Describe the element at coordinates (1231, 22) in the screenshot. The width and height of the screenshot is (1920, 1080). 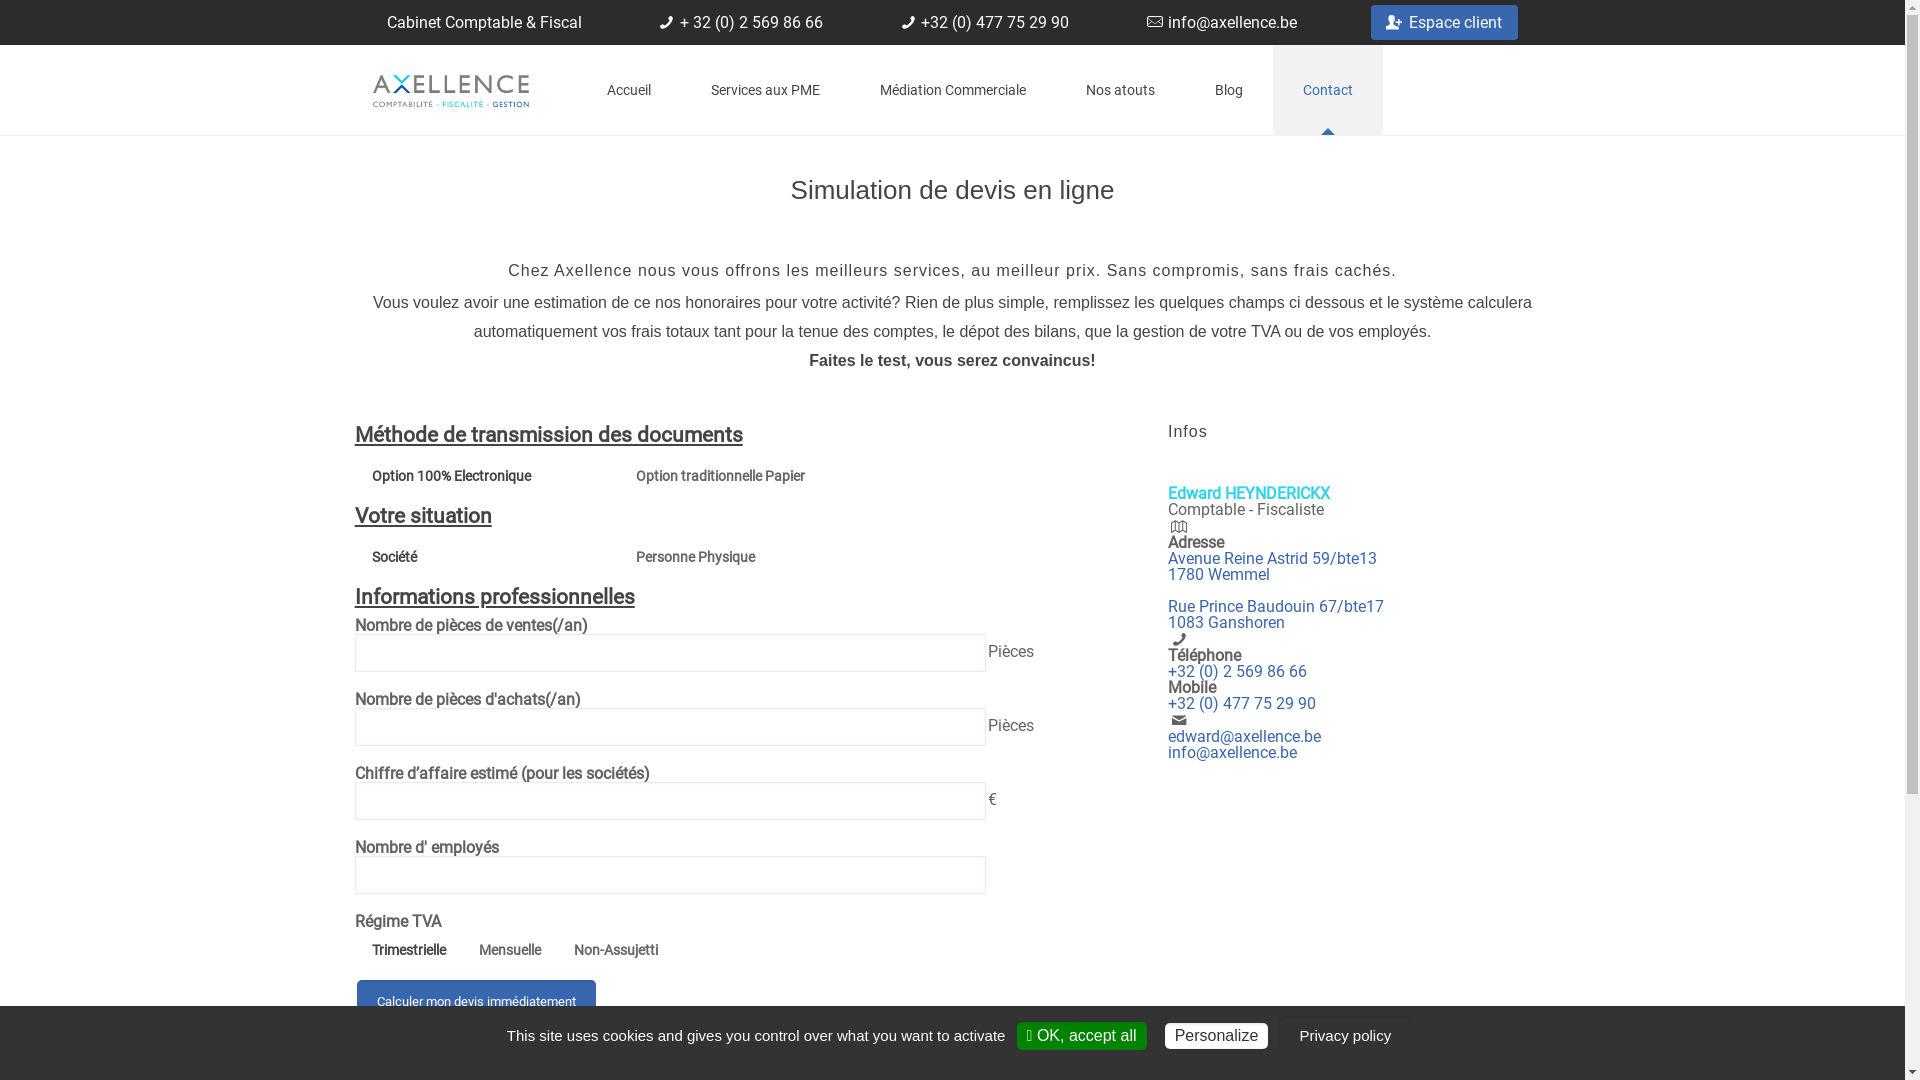
I see `'info@axellence.be'` at that location.